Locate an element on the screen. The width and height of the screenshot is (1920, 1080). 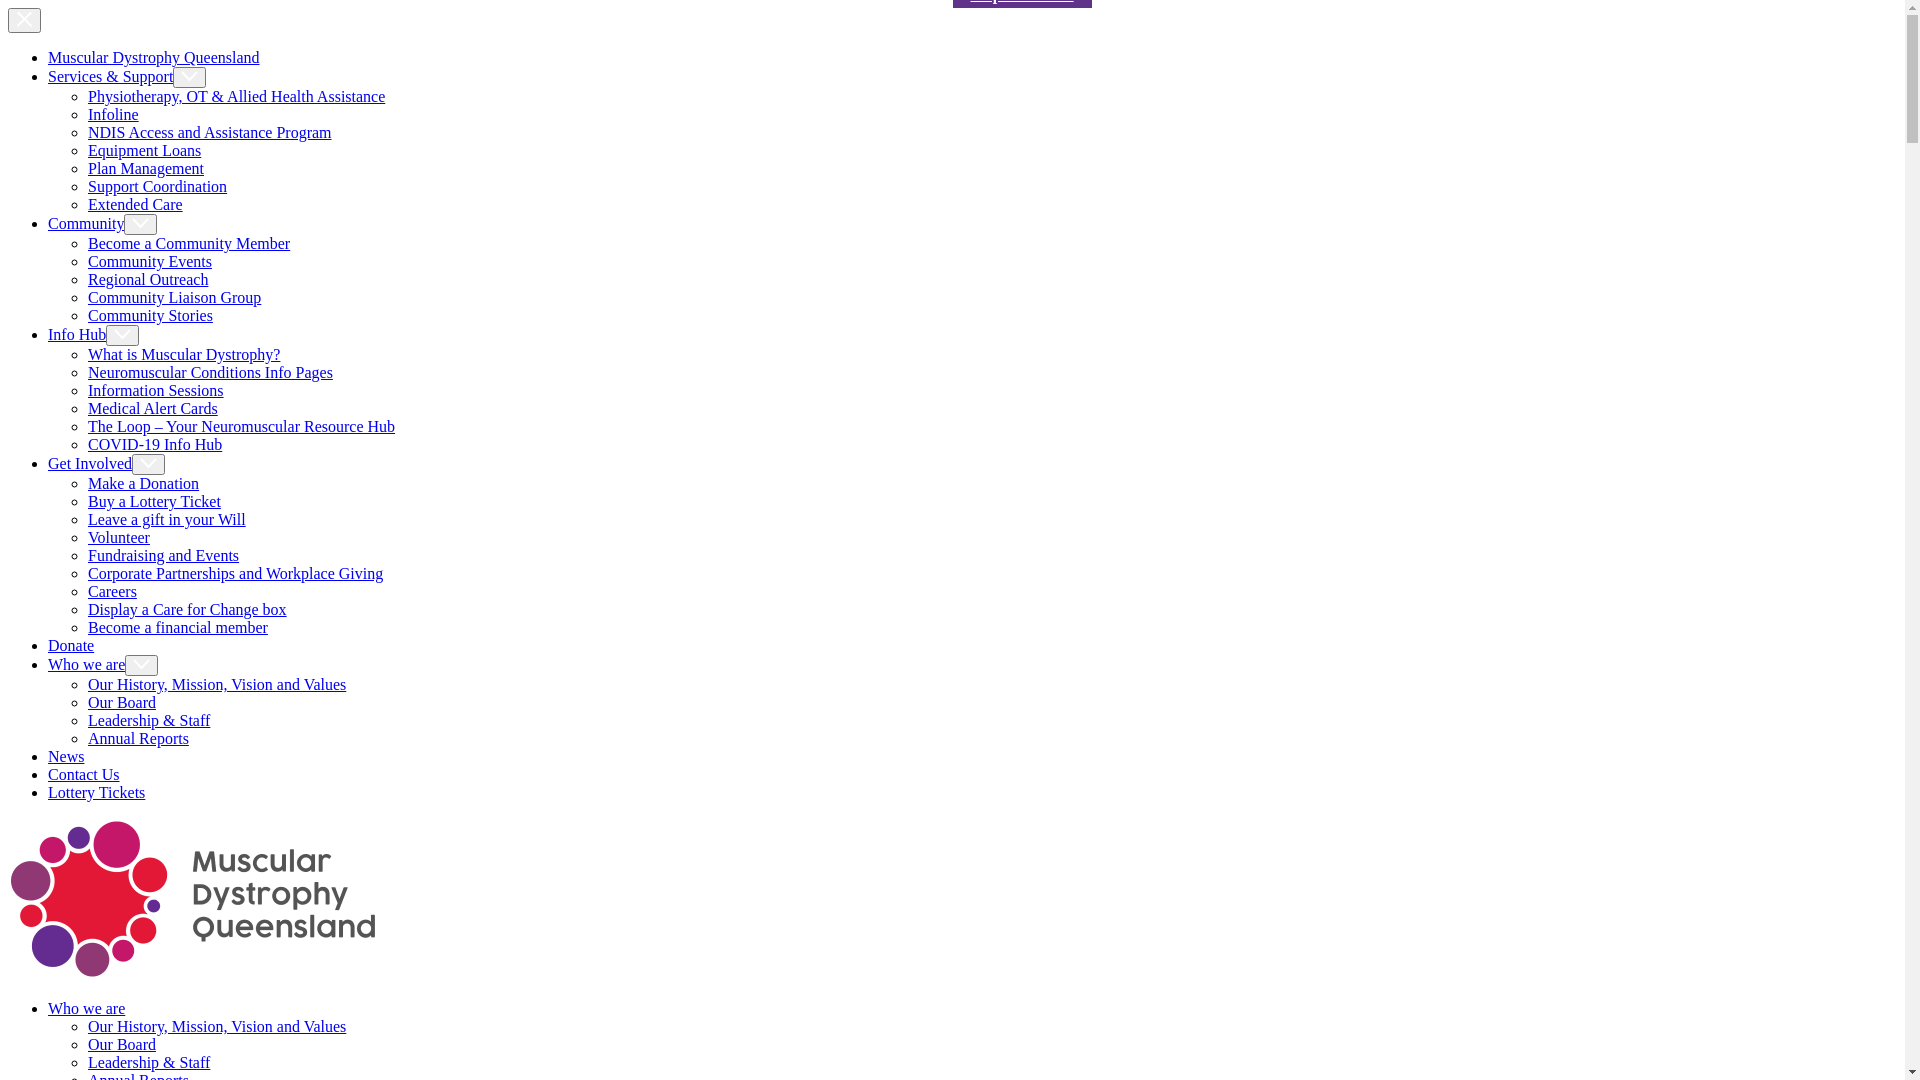
'Extended Care' is located at coordinates (134, 204).